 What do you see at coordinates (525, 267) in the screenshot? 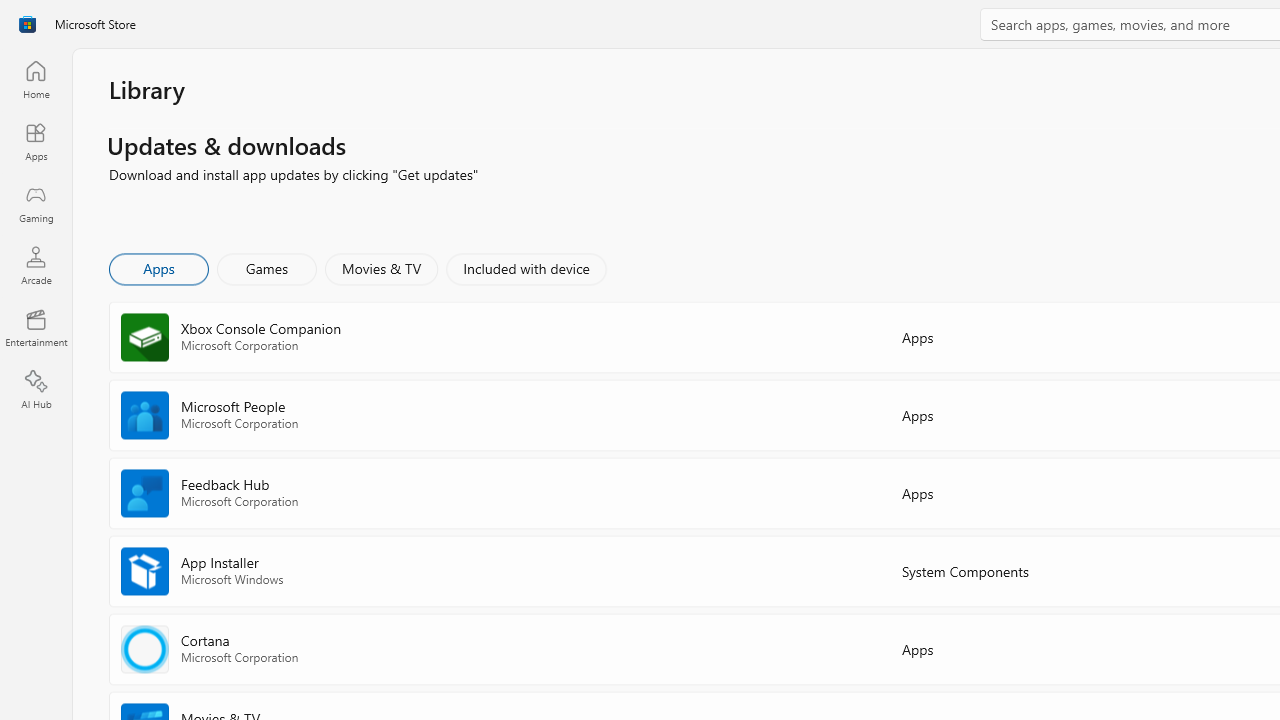
I see `'Included with device'` at bounding box center [525, 267].